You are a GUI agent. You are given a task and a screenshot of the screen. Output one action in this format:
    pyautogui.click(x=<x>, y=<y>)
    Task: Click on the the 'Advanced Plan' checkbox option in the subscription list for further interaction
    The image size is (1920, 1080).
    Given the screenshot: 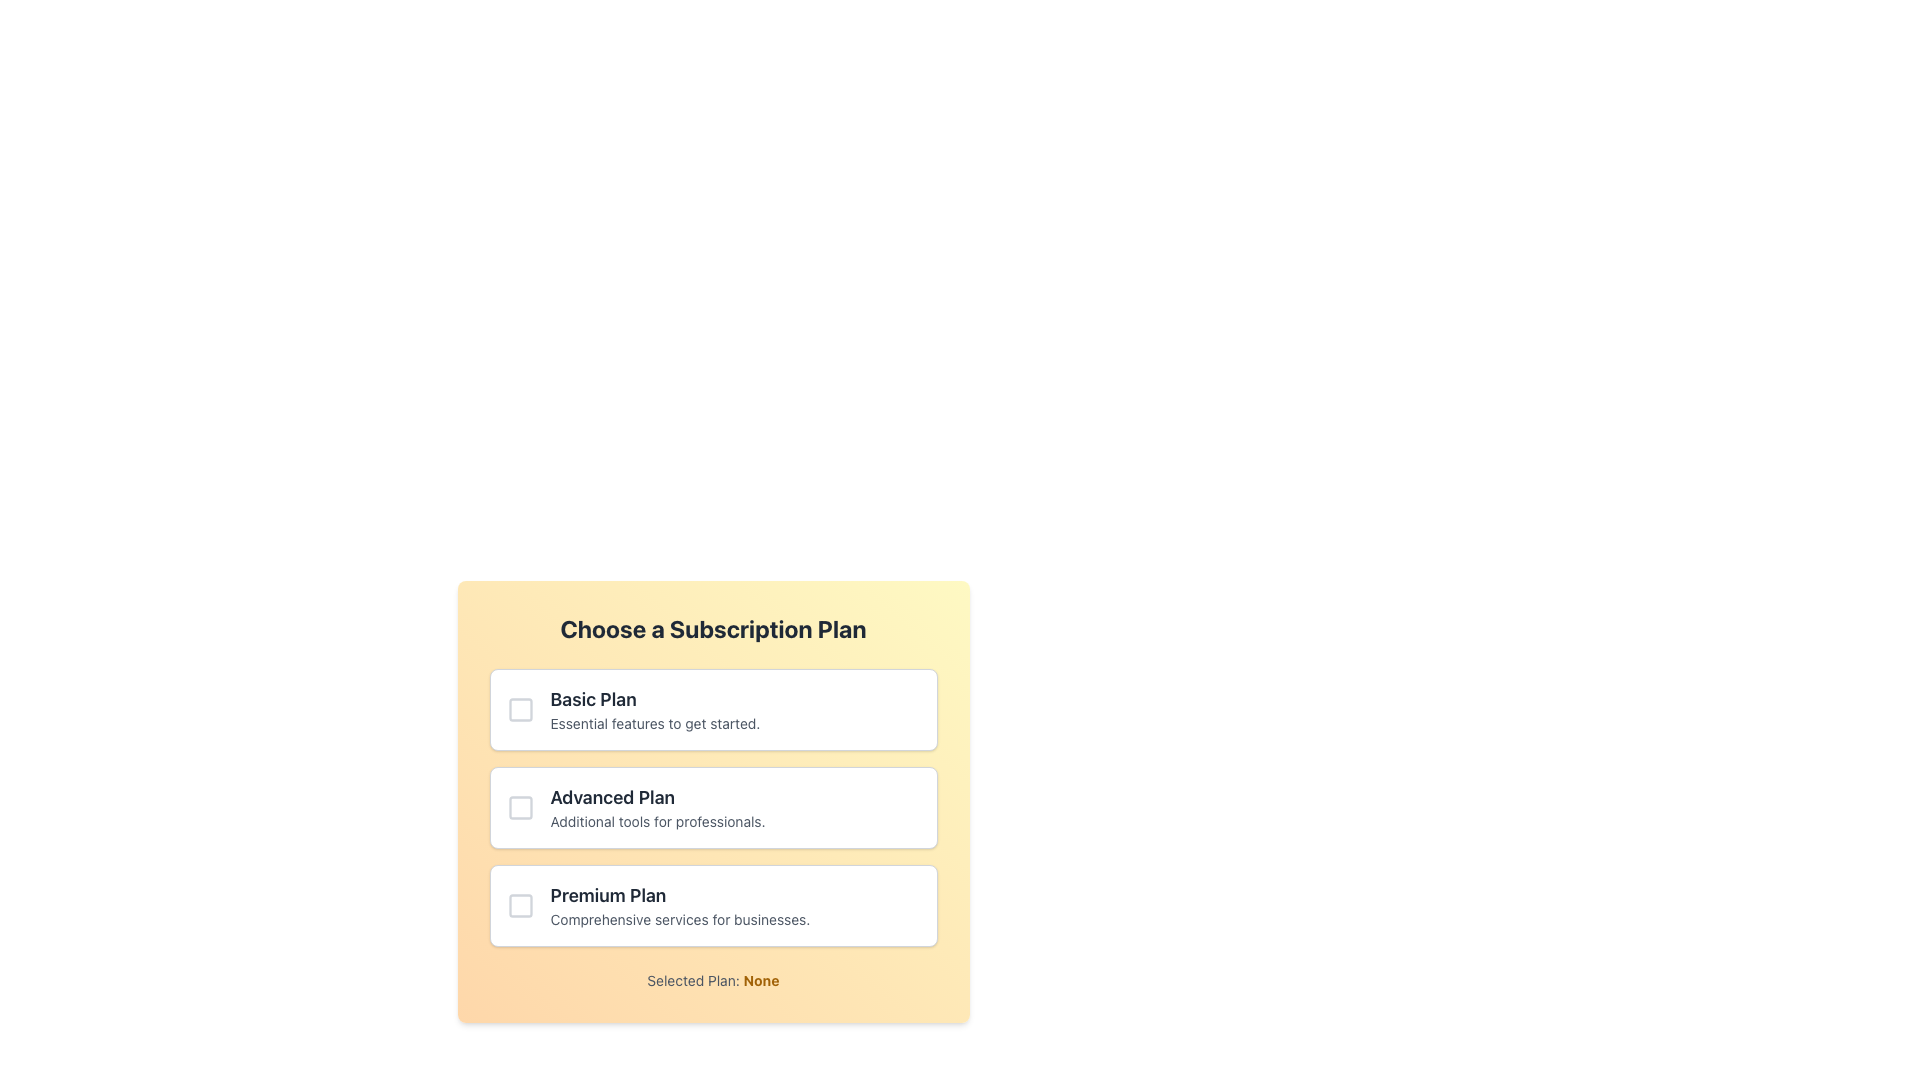 What is the action you would take?
    pyautogui.click(x=713, y=806)
    